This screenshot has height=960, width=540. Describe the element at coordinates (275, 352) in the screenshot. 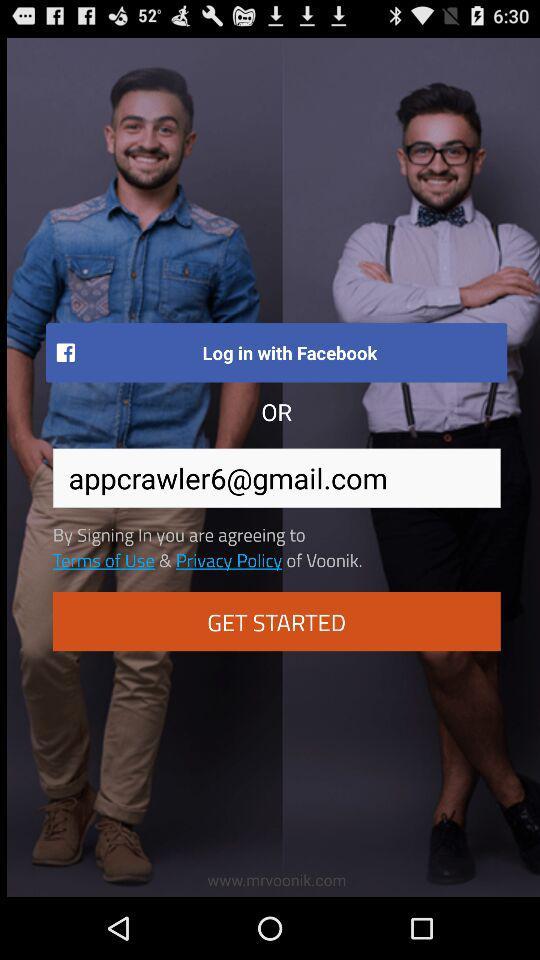

I see `log in with item` at that location.